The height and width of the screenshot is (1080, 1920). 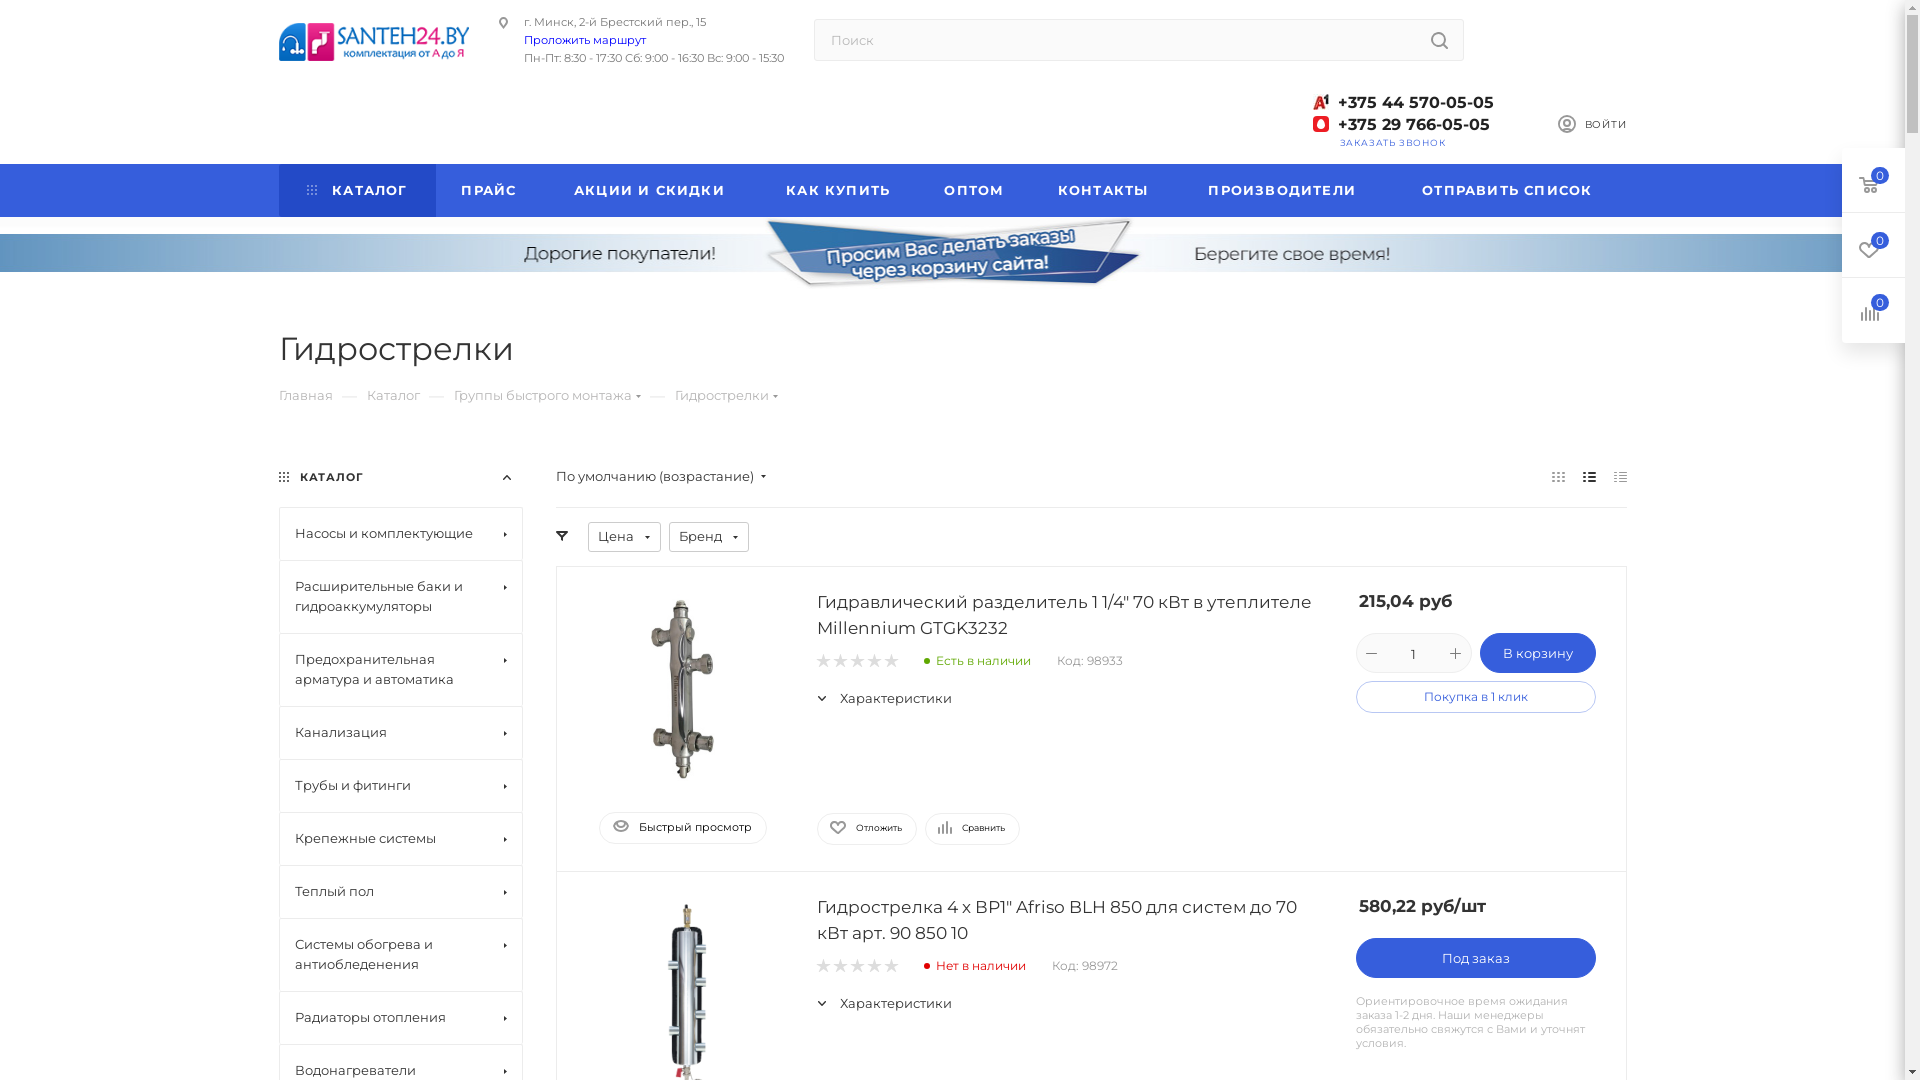 I want to click on 'a1-min.jpg', so click(x=1320, y=101).